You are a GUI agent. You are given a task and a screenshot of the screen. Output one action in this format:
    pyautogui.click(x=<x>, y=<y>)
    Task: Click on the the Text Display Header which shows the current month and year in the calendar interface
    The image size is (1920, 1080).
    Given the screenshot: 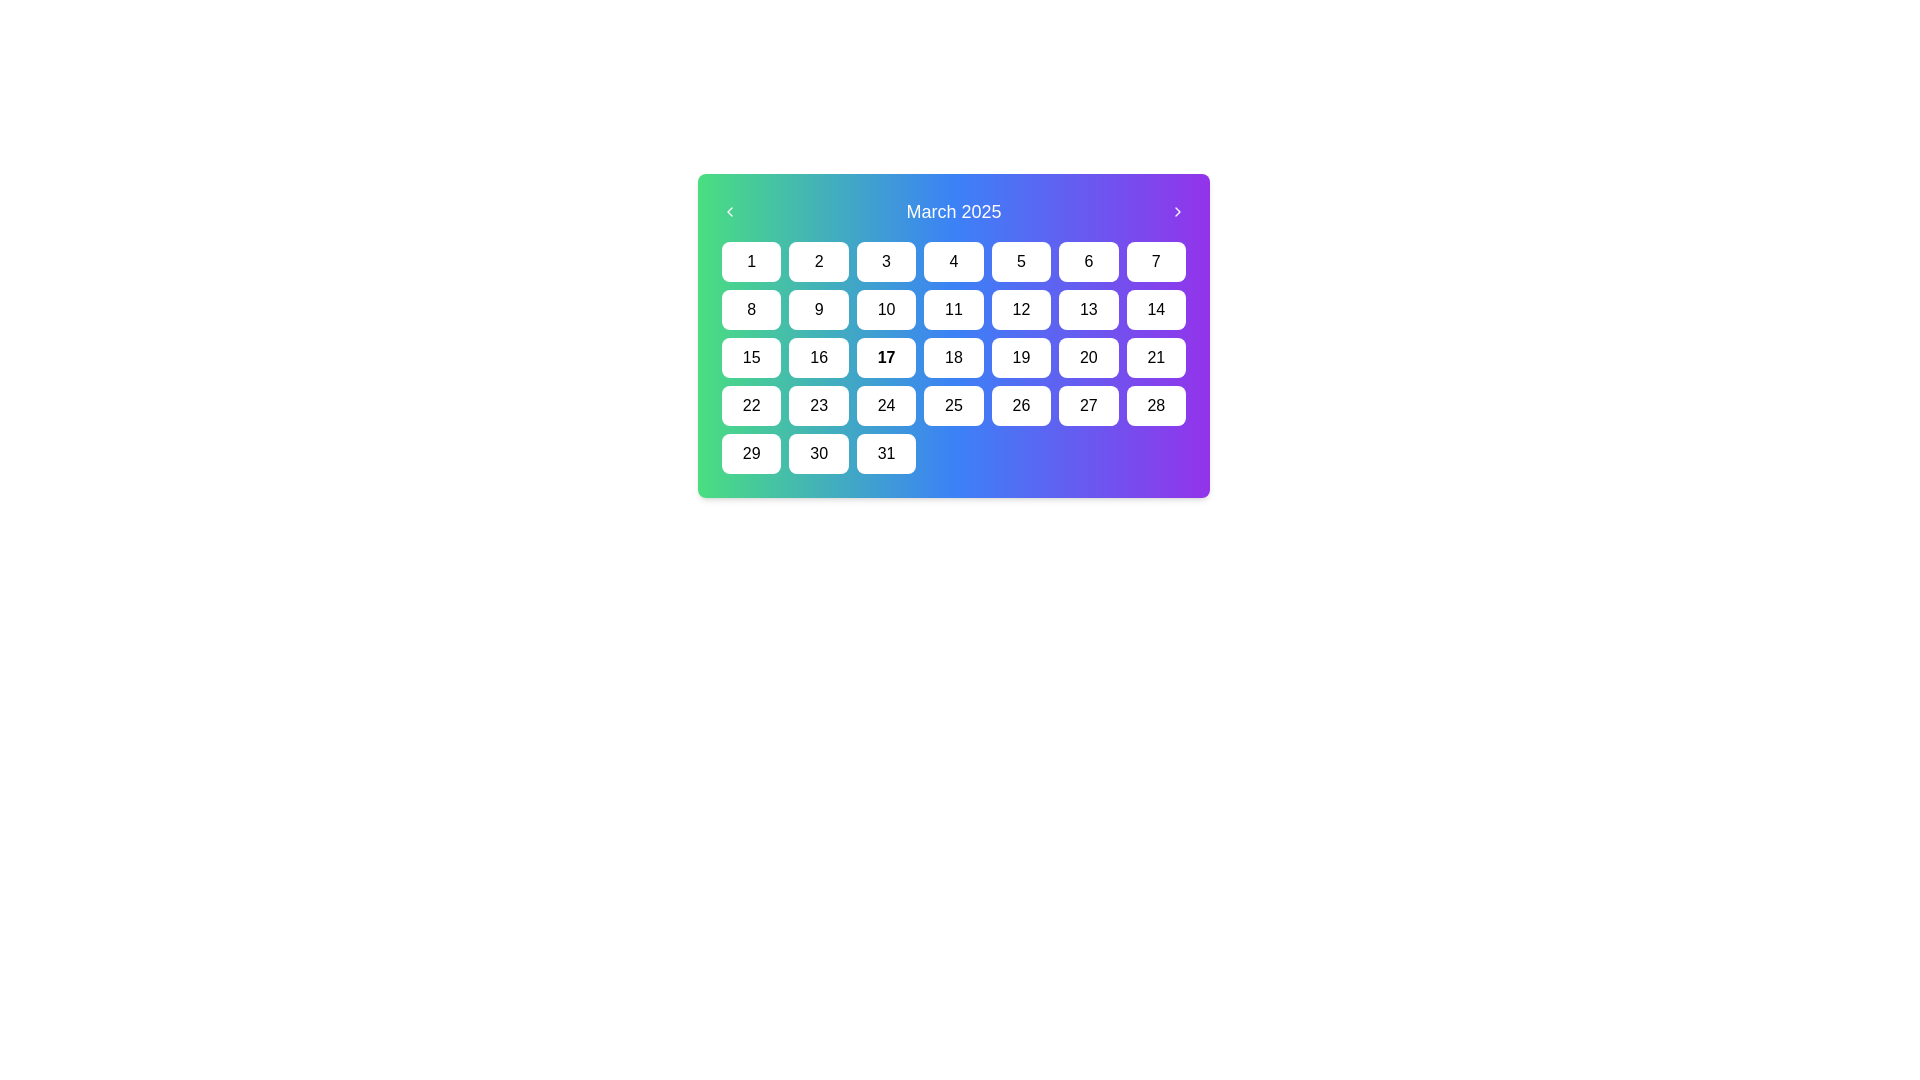 What is the action you would take?
    pyautogui.click(x=953, y=212)
    